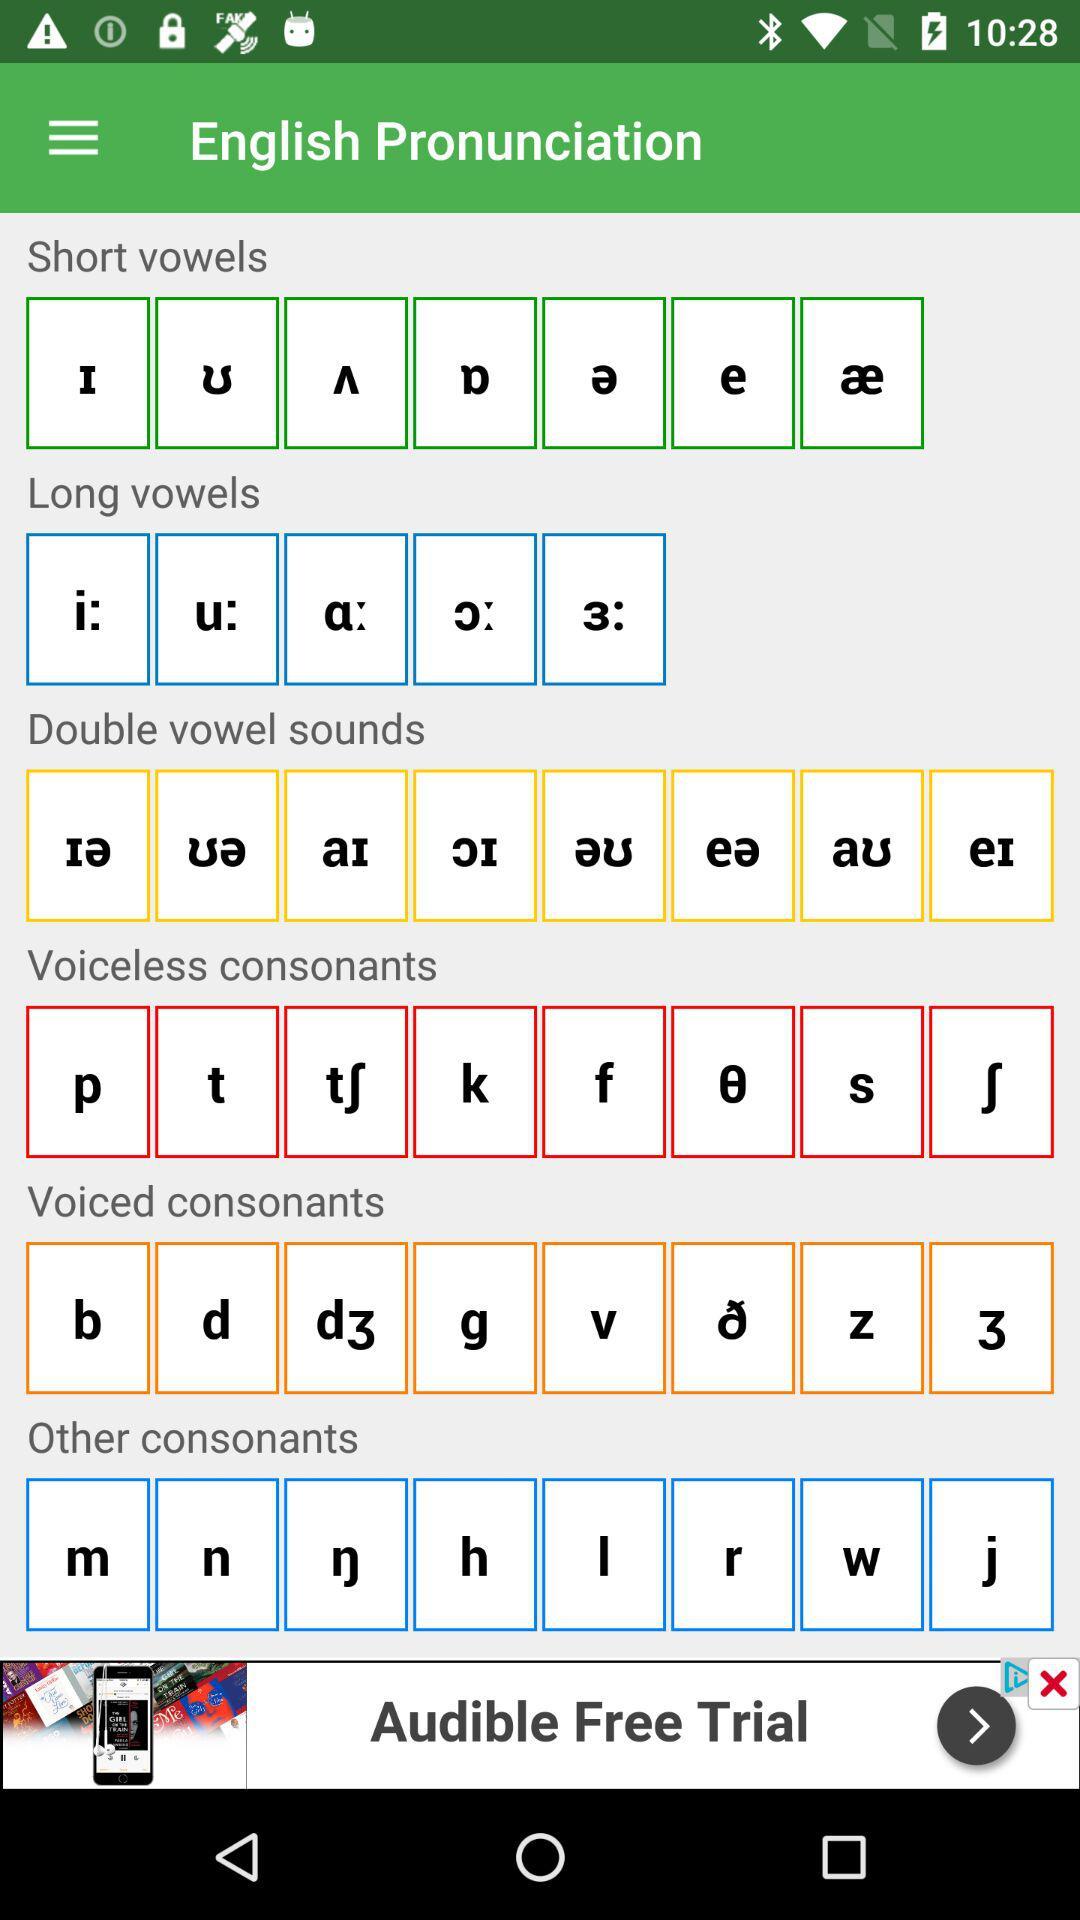 This screenshot has height=1920, width=1080. Describe the element at coordinates (991, 1553) in the screenshot. I see `the button having the text j` at that location.